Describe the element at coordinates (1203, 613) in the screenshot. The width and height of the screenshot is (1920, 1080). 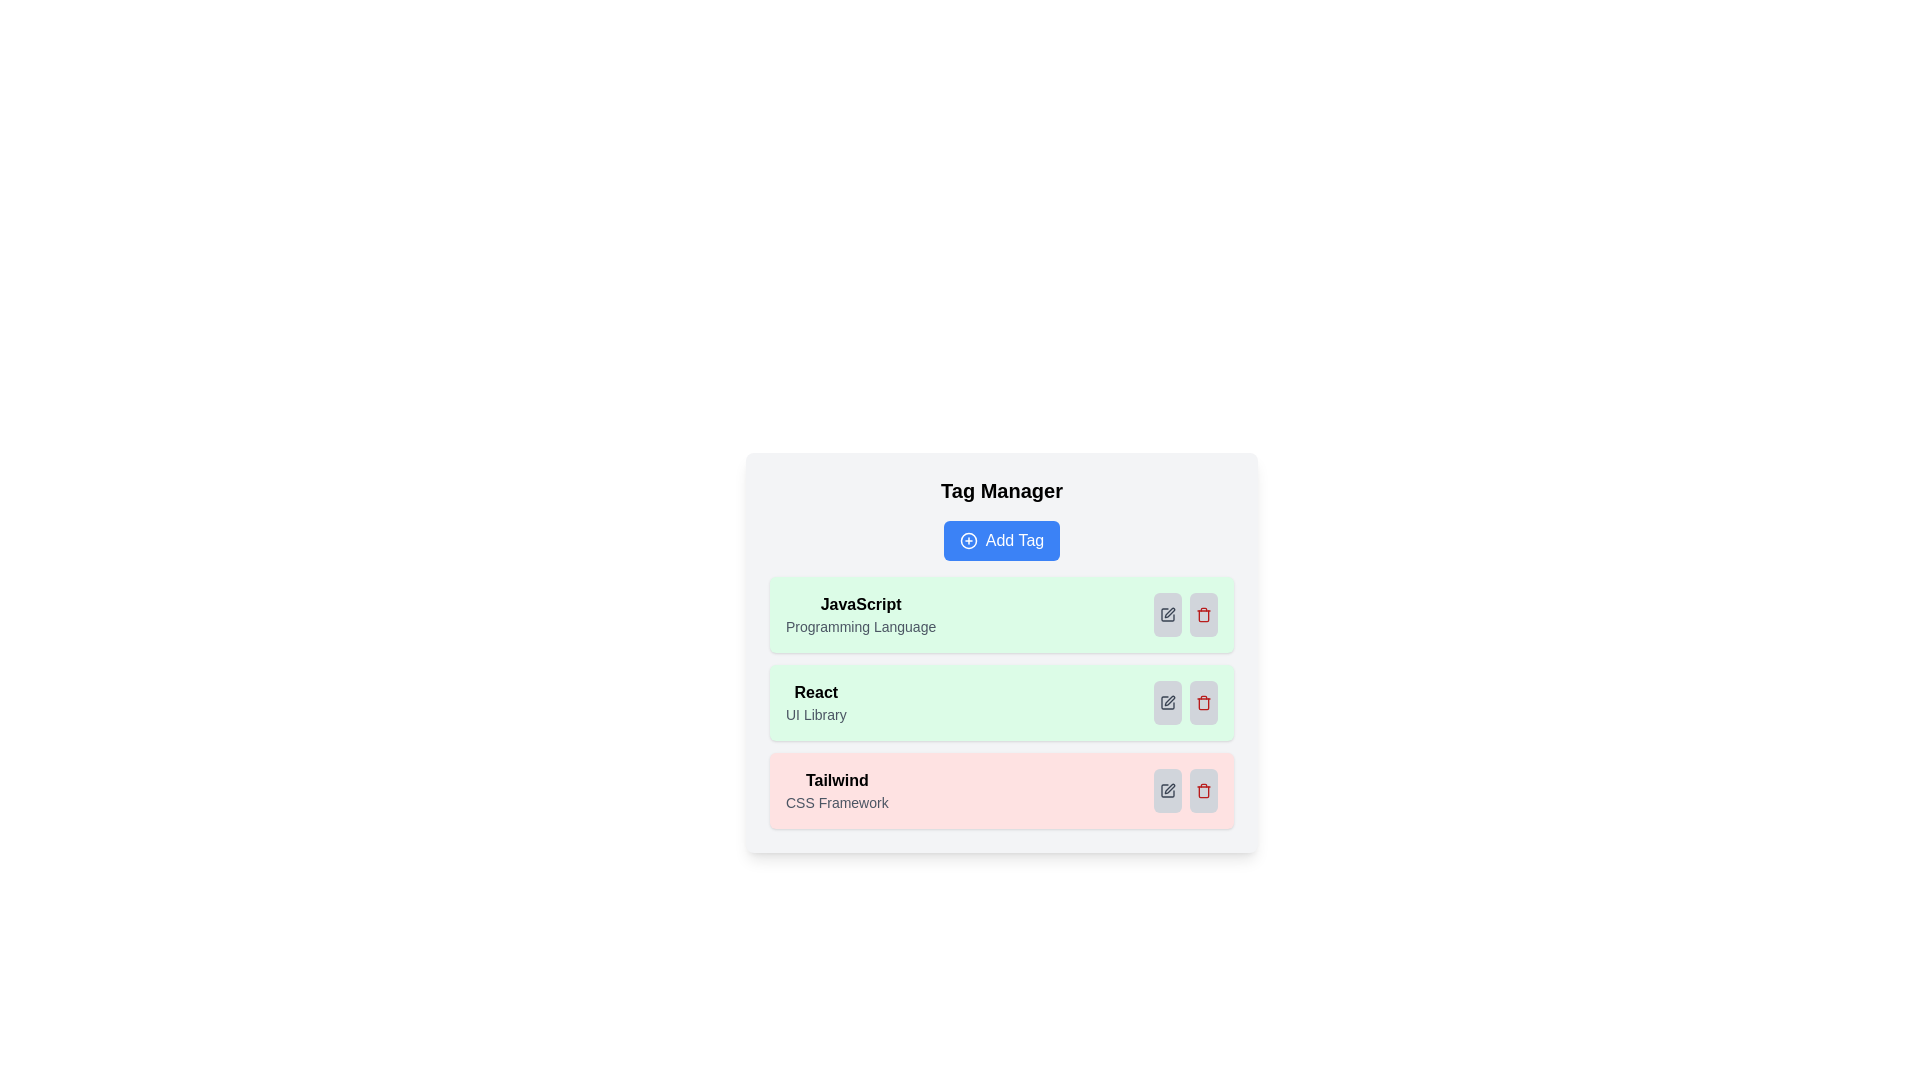
I see `the trash icon corresponding to the tag JavaScript to delete it` at that location.